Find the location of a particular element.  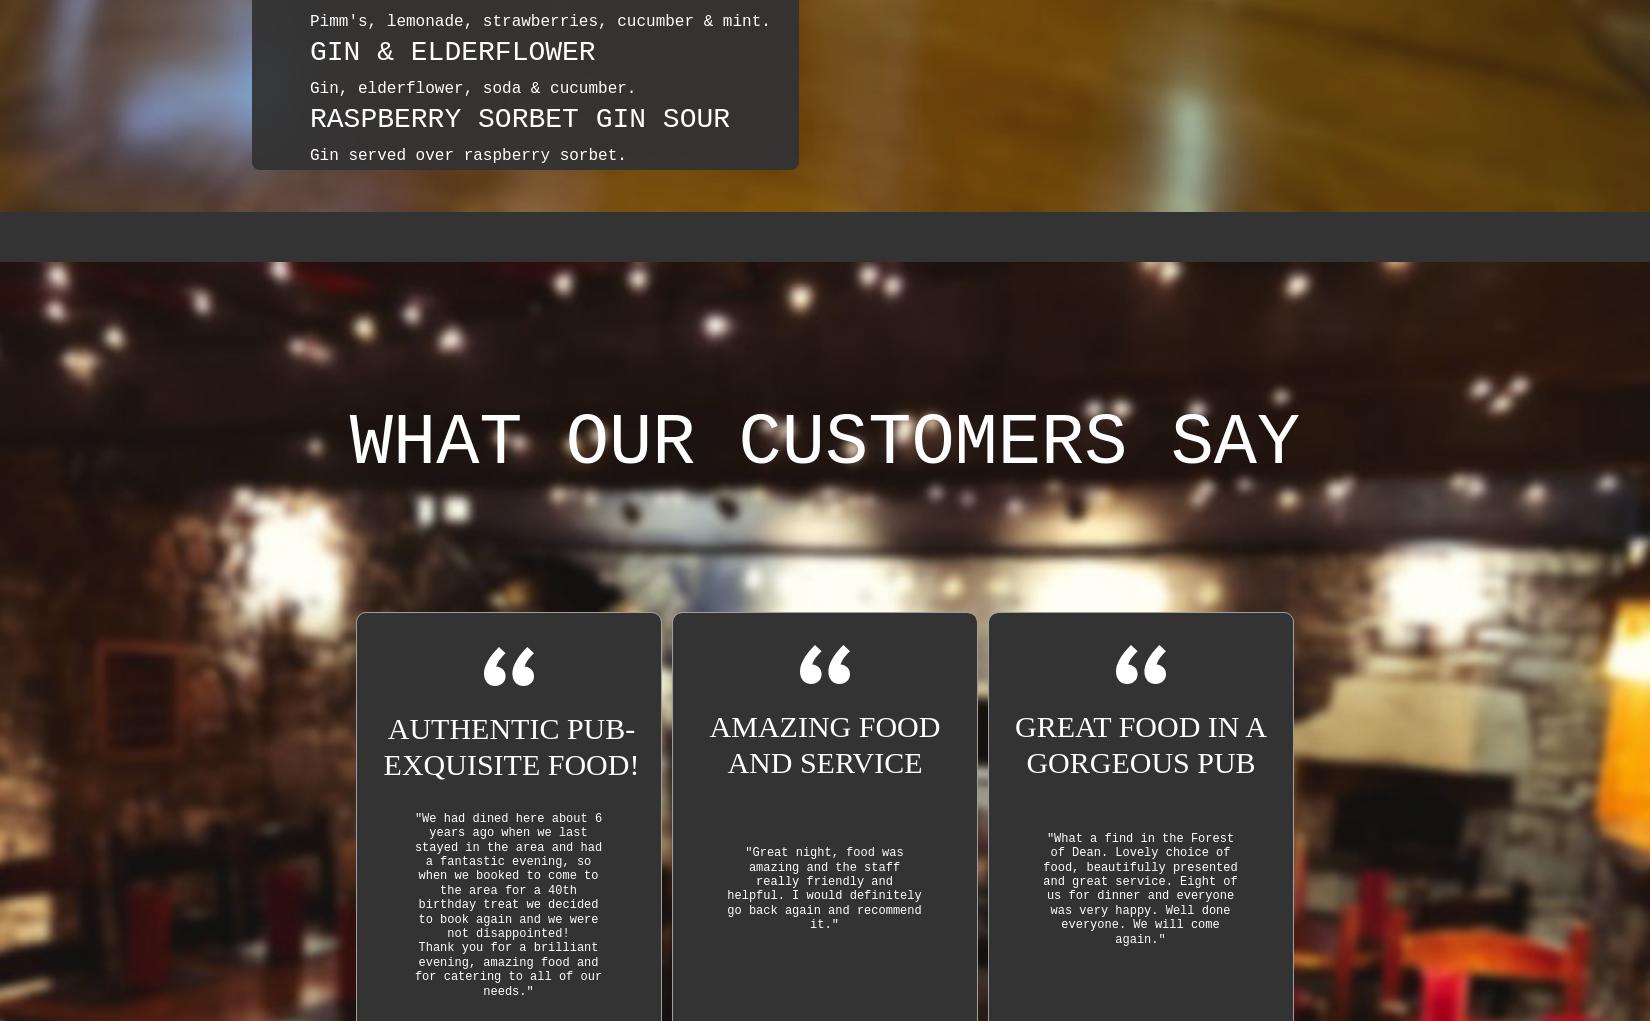

'"What a find in the Forest of Dean. Lovely choice of food, beautifully presented and great service. Eight of us for dinner and everyone was very happy. Well done everyone. We will come again."' is located at coordinates (1139, 887).